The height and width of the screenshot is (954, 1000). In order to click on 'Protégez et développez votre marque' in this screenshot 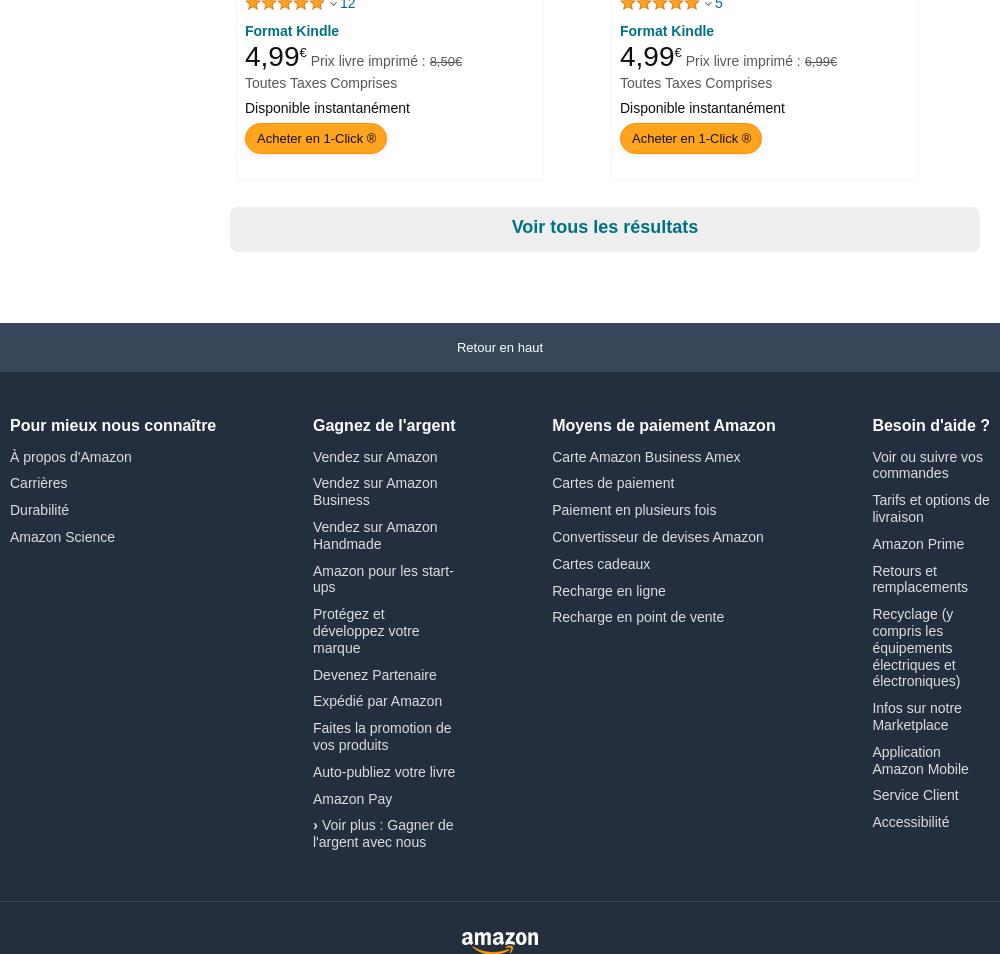, I will do `click(364, 629)`.